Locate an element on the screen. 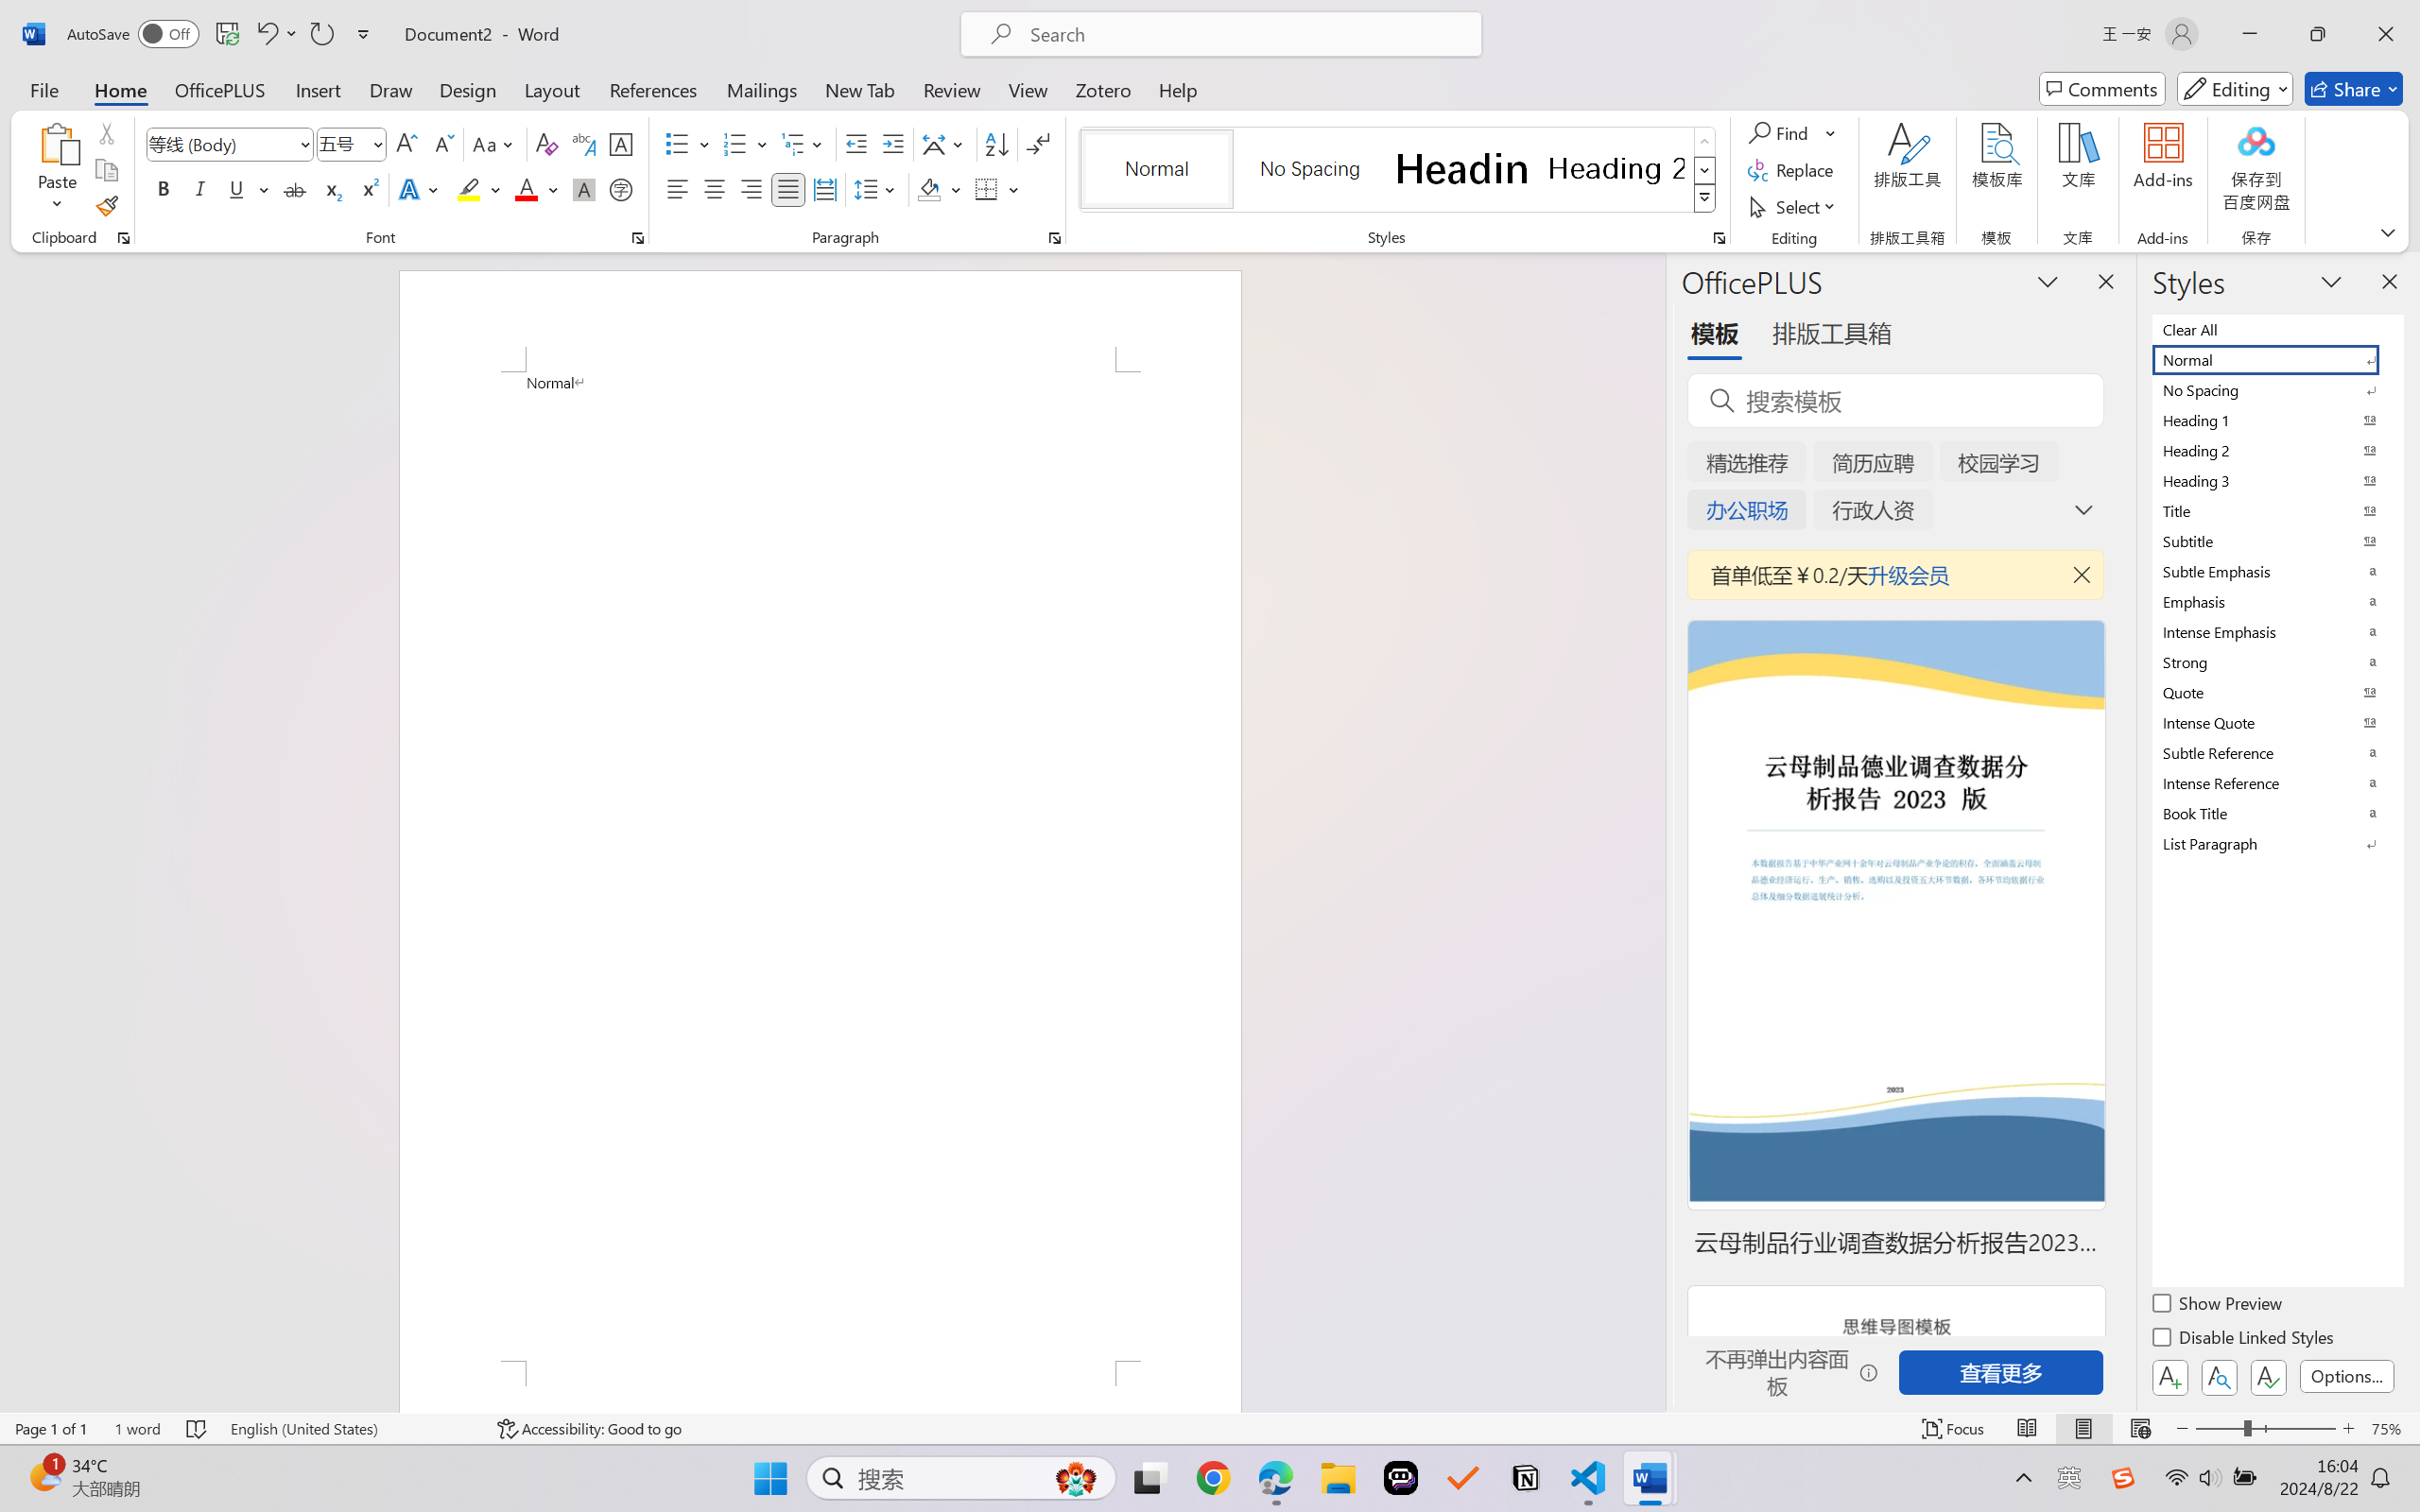 The image size is (2420, 1512). 'Shading' is located at coordinates (939, 188).